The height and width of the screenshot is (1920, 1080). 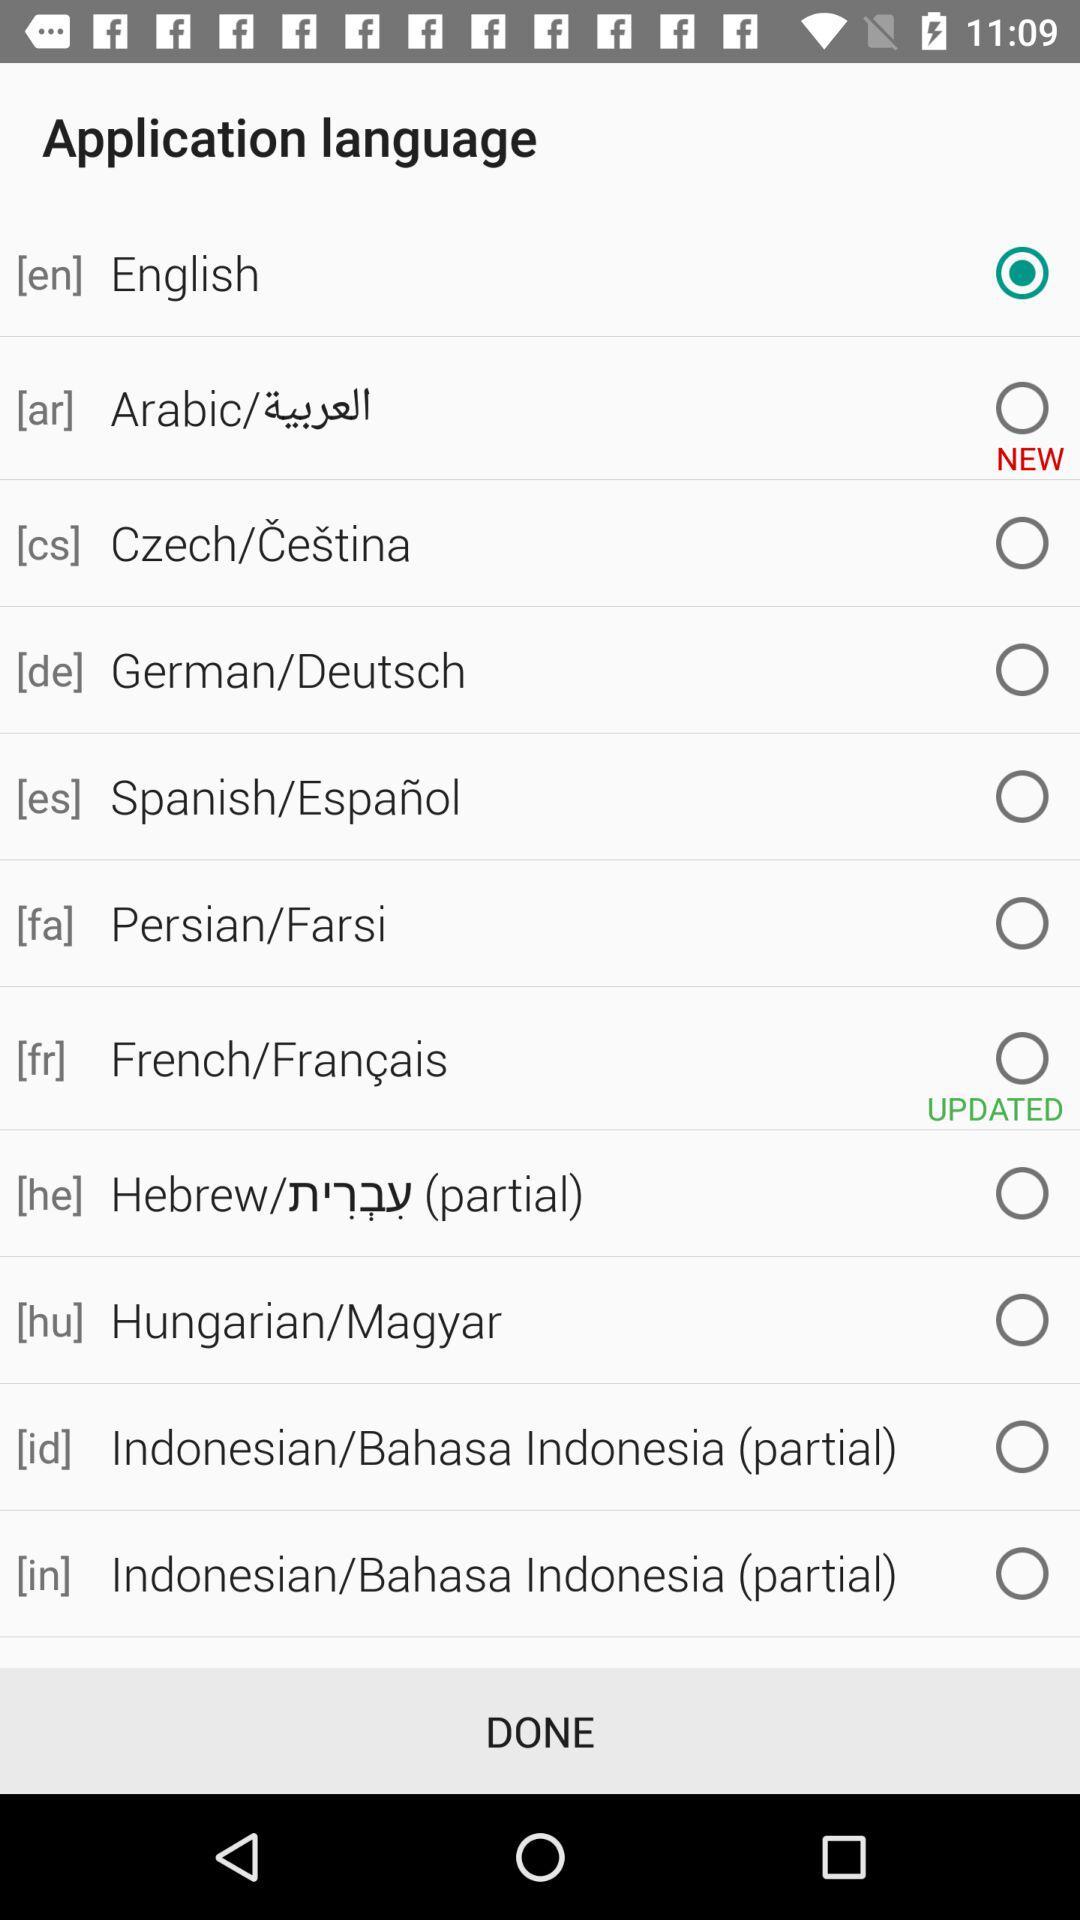 What do you see at coordinates (586, 1663) in the screenshot?
I see `italian/italiano icon` at bounding box center [586, 1663].